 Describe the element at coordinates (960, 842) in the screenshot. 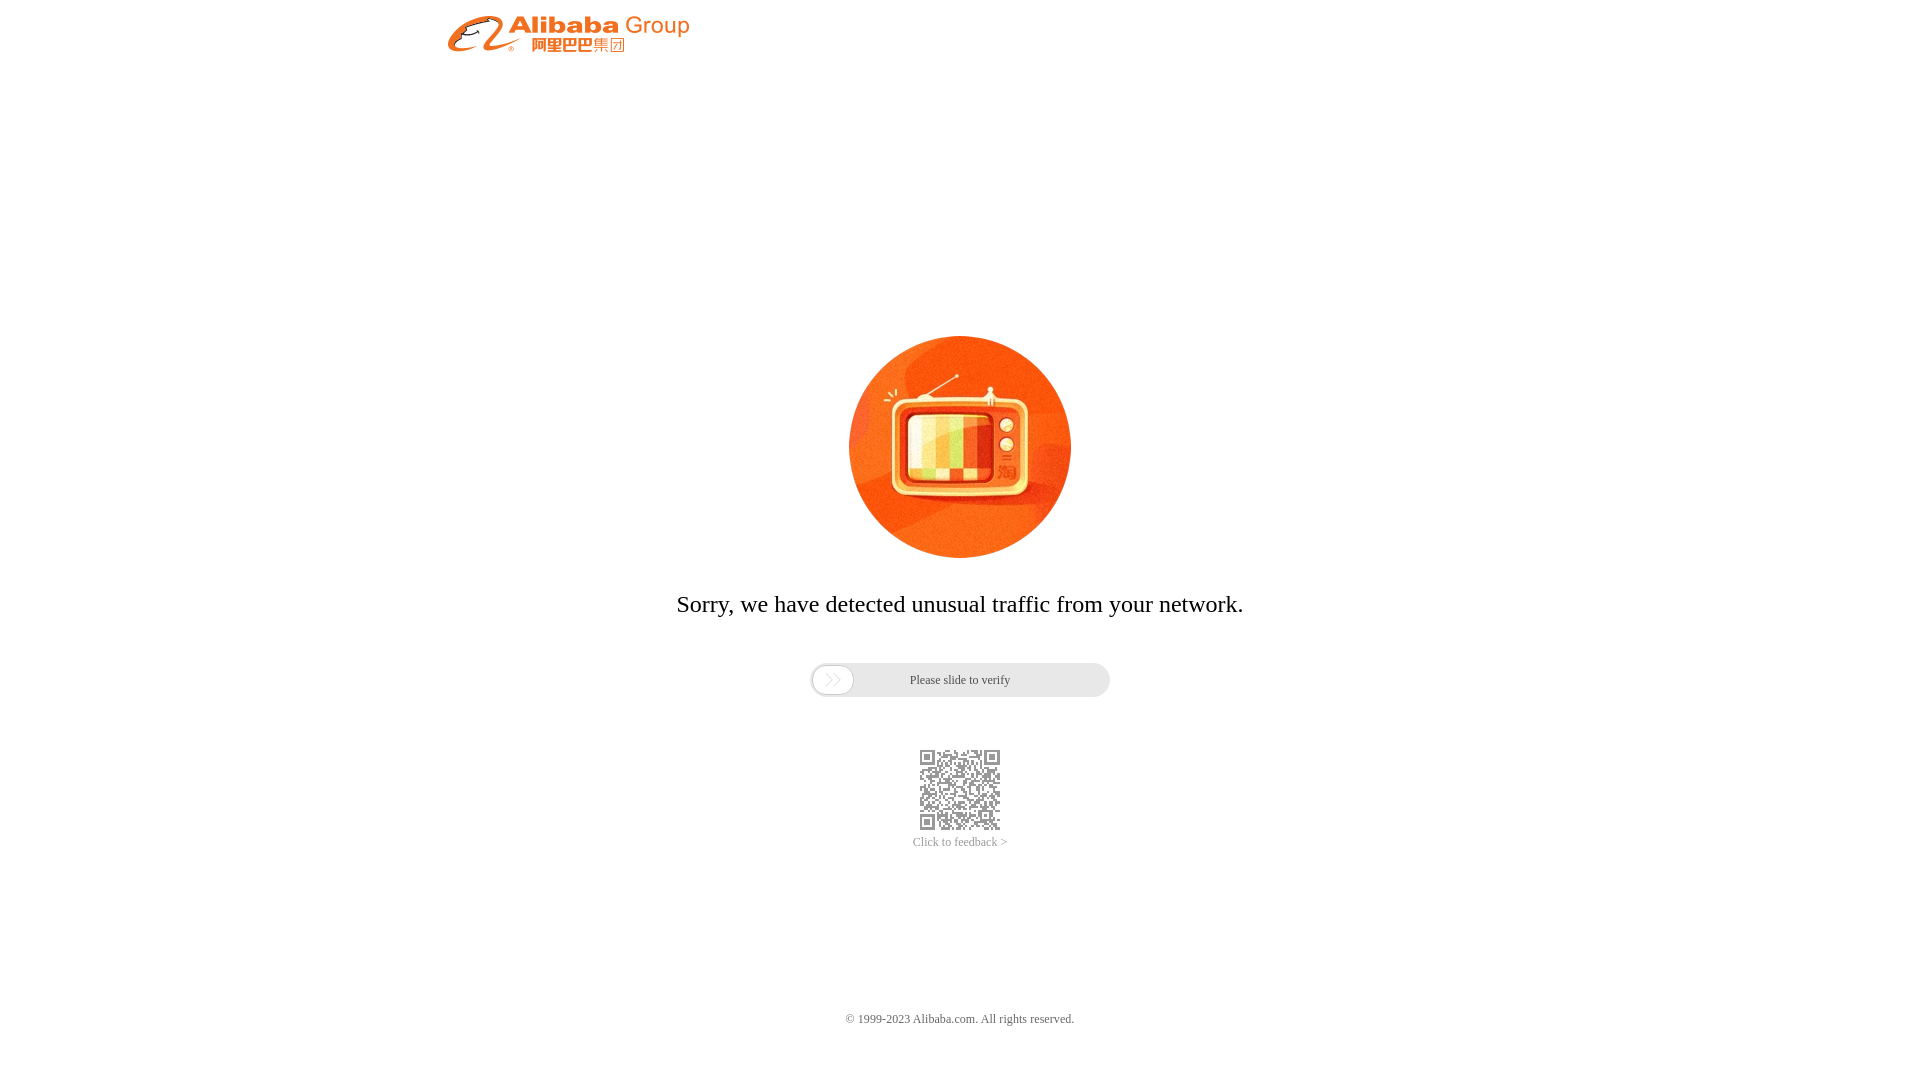

I see `'Click to feedback >'` at that location.